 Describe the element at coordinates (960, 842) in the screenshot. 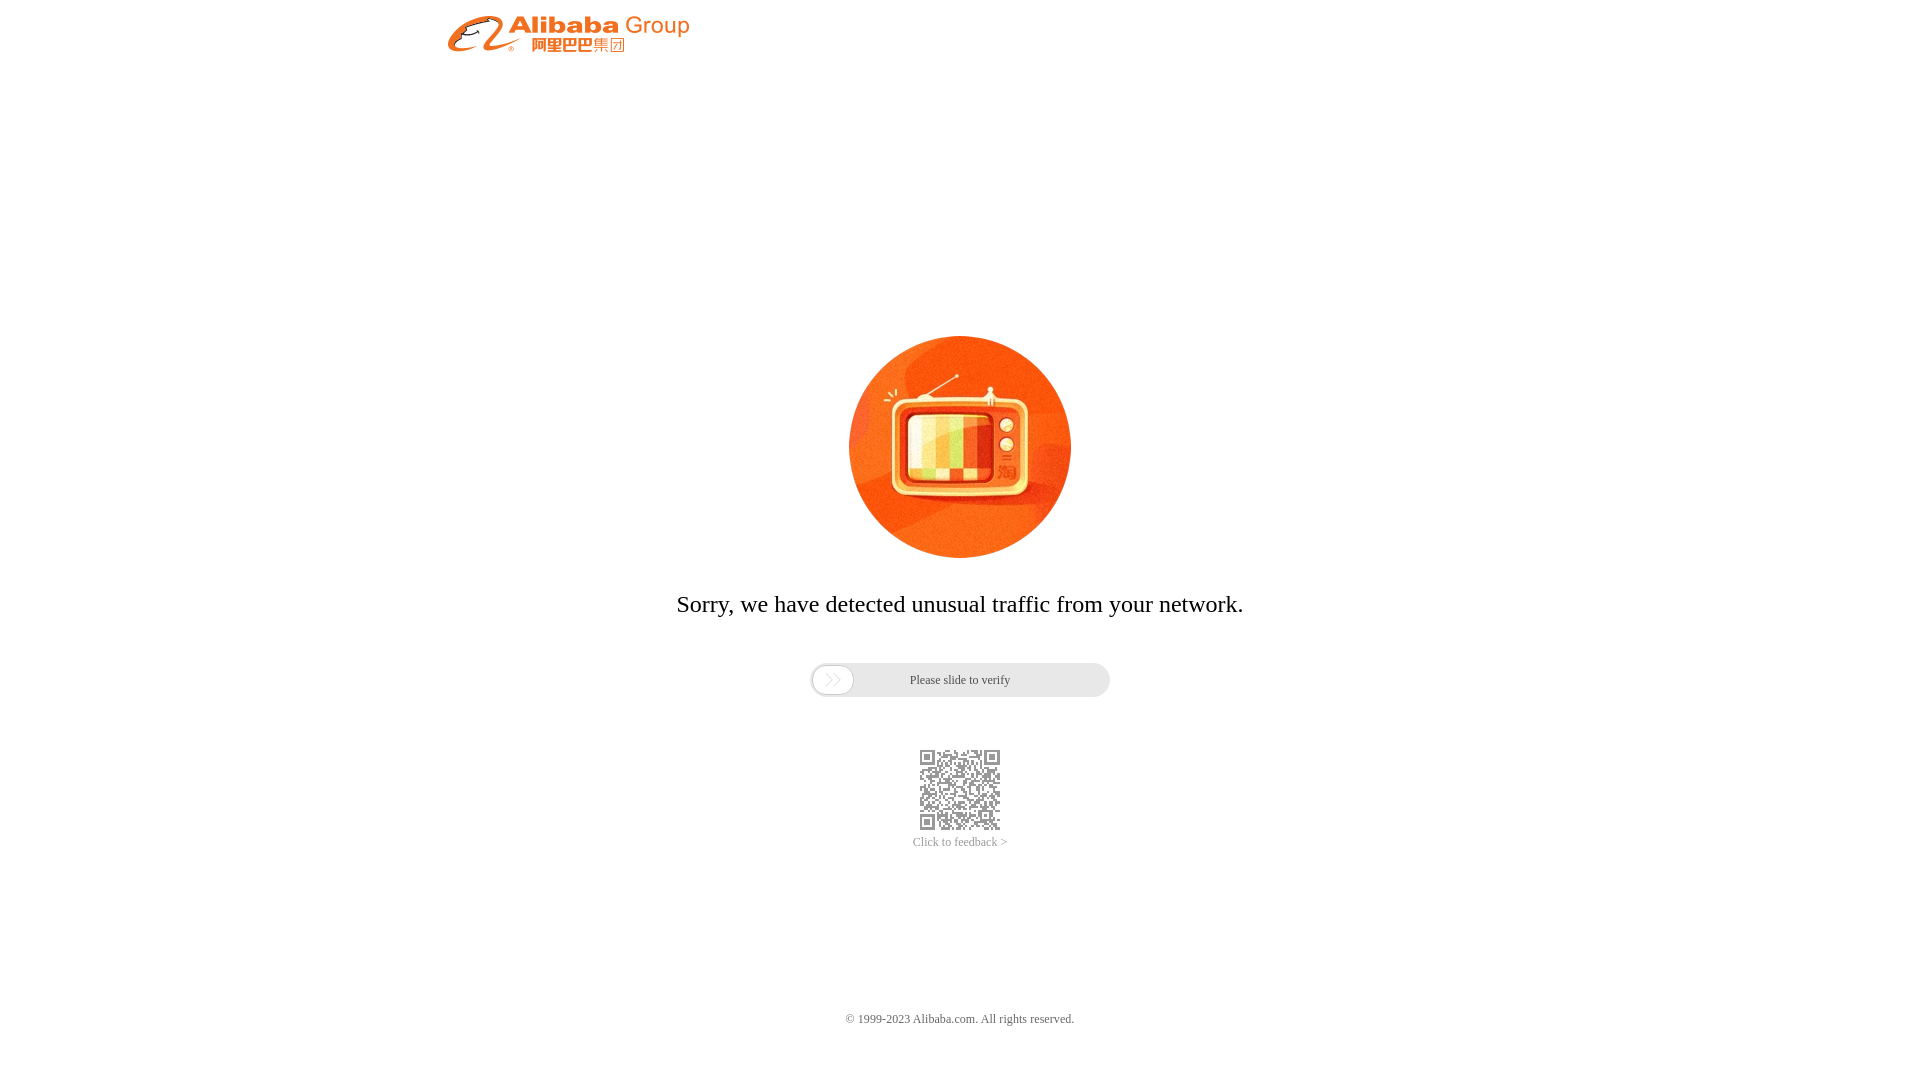

I see `'Click to feedback >'` at that location.